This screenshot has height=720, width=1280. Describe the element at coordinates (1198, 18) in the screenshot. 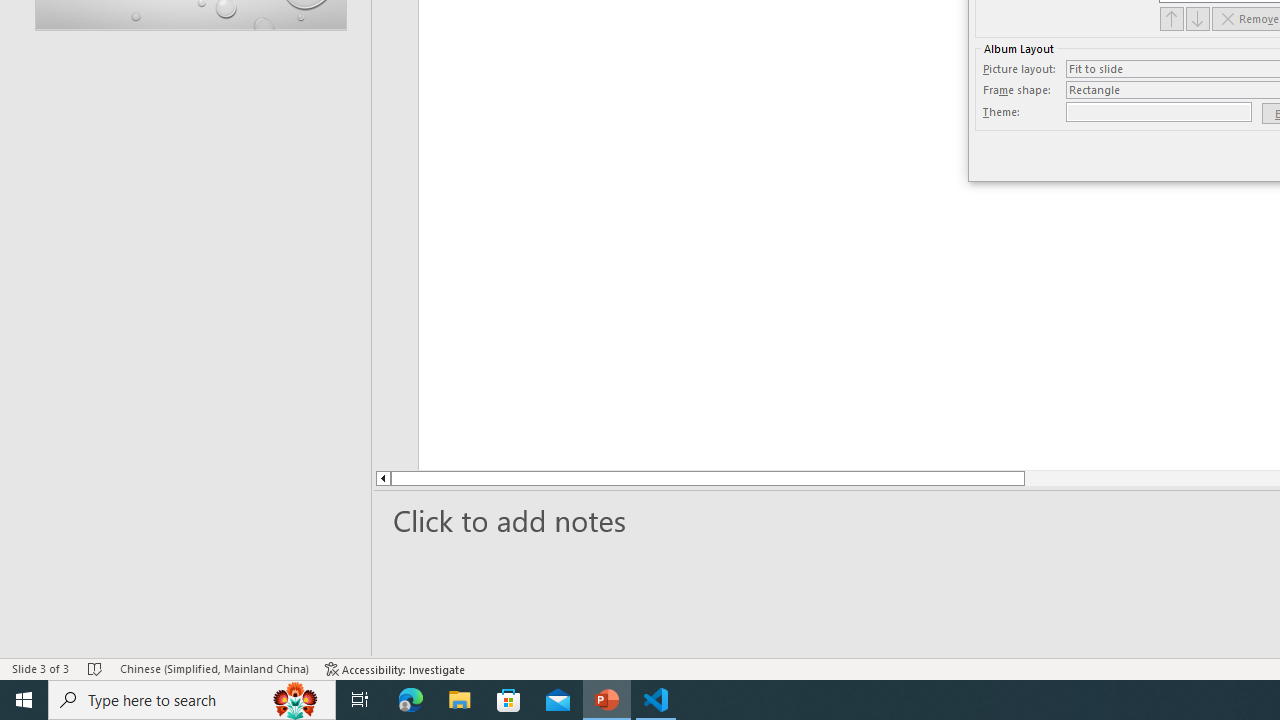

I see `'Next Item'` at that location.